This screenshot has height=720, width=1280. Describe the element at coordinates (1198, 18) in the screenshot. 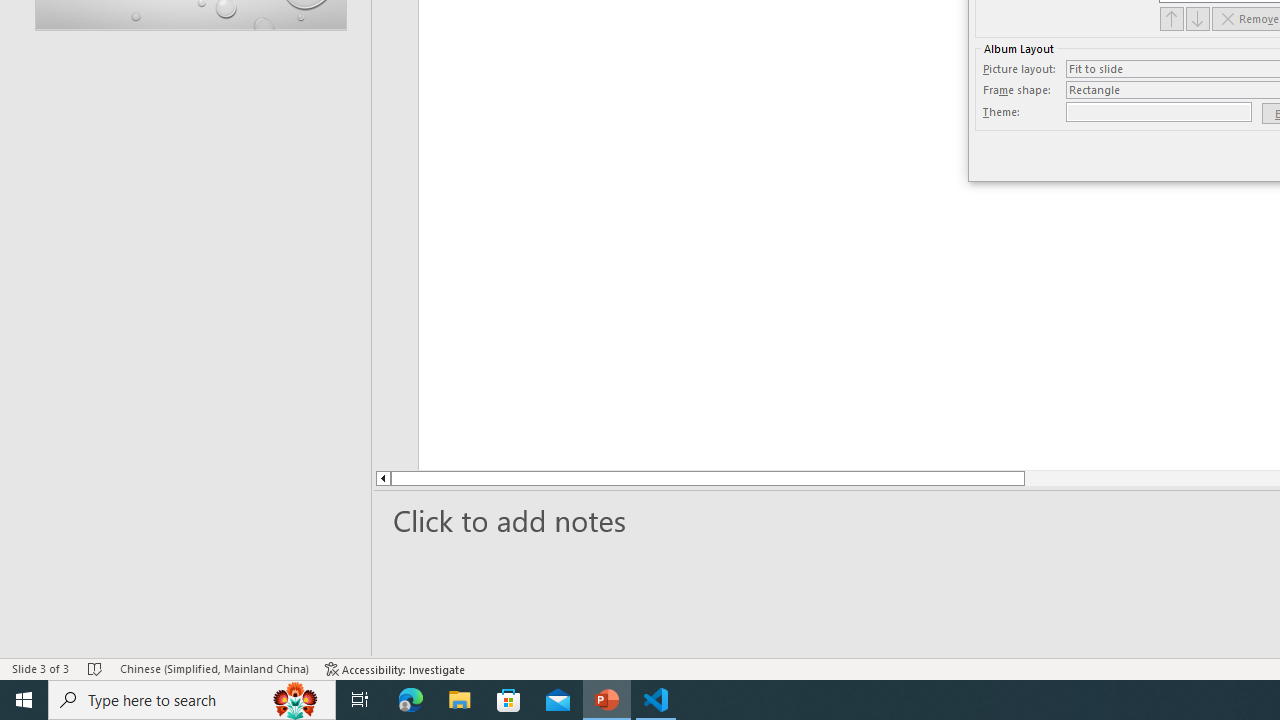

I see `'Next Item'` at that location.